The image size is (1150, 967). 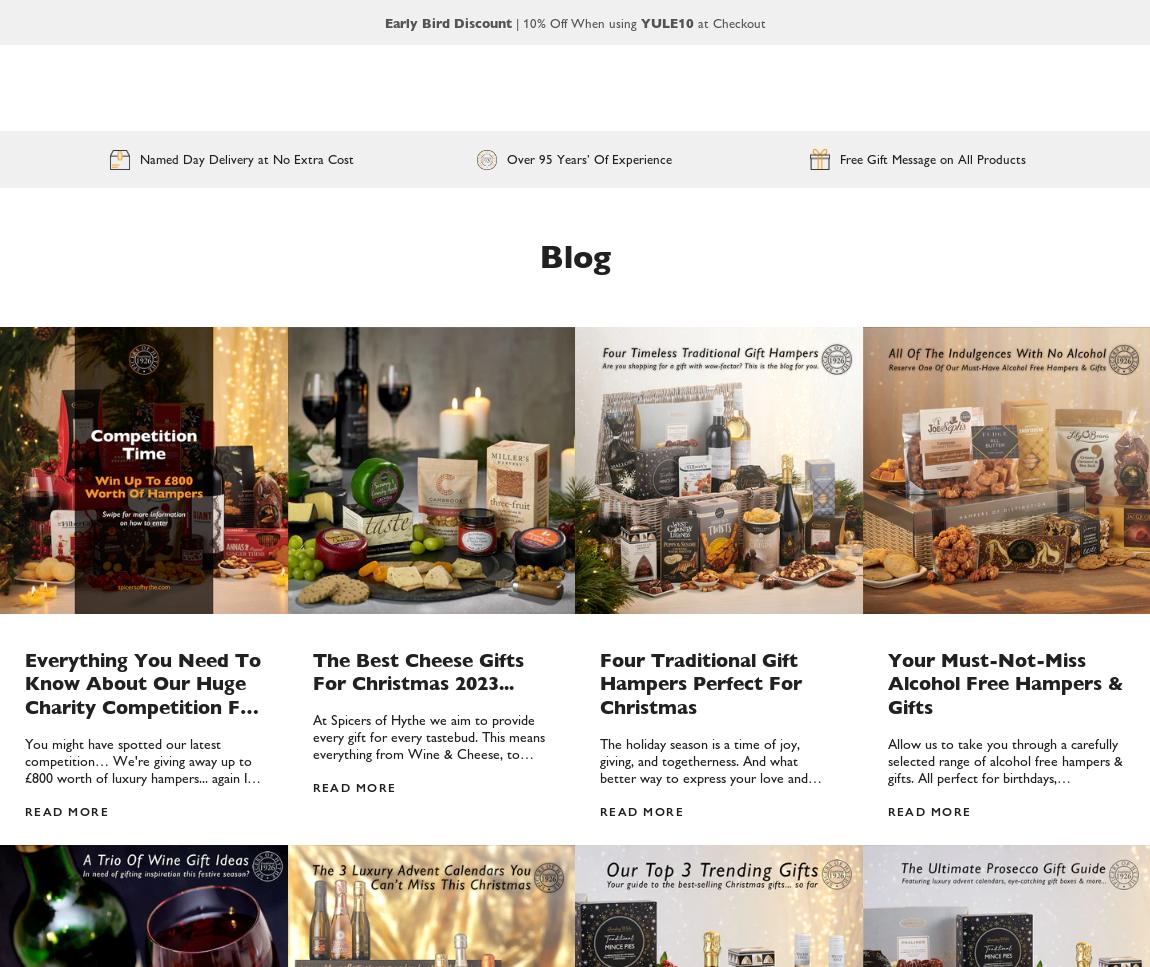 What do you see at coordinates (995, 421) in the screenshot?
I see `'Who's Responsible For Corporate Gifting In A Business?'` at bounding box center [995, 421].